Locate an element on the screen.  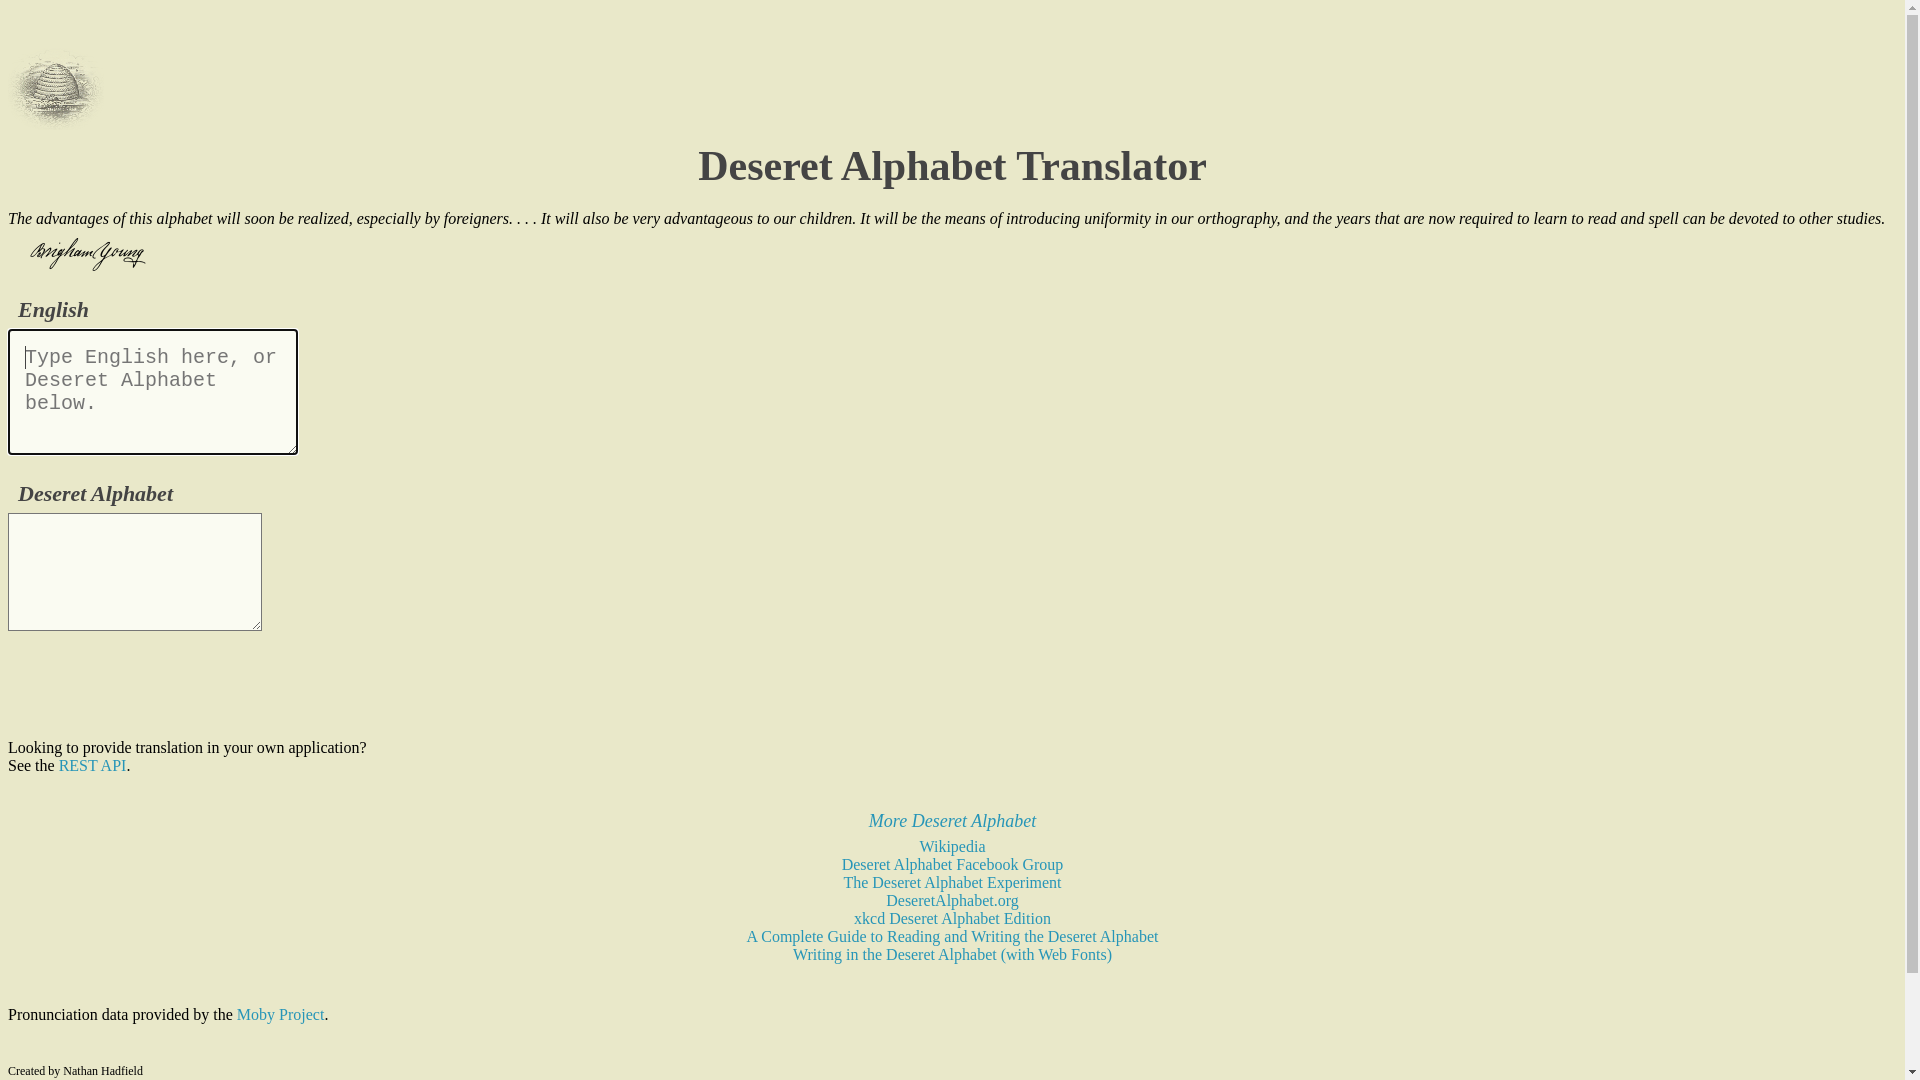
'The Deseret Alphabet Experiment' is located at coordinates (843, 881).